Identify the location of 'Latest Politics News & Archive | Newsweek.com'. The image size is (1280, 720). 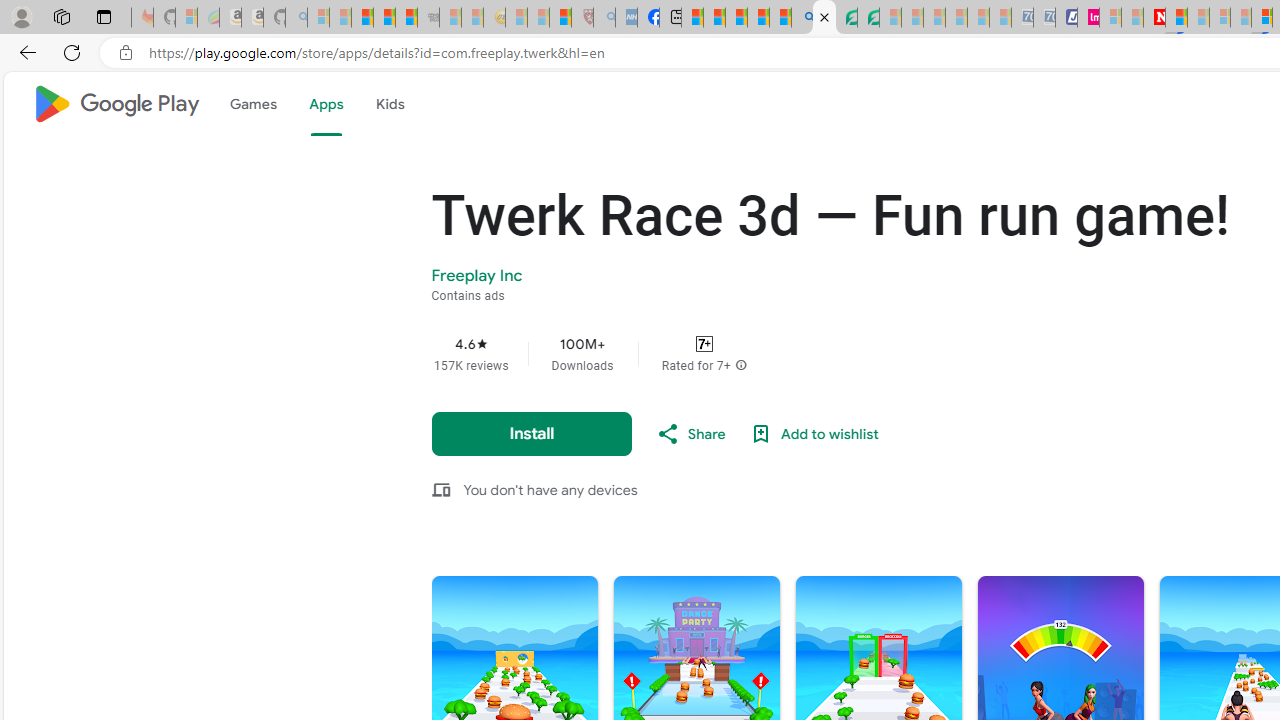
(1154, 17).